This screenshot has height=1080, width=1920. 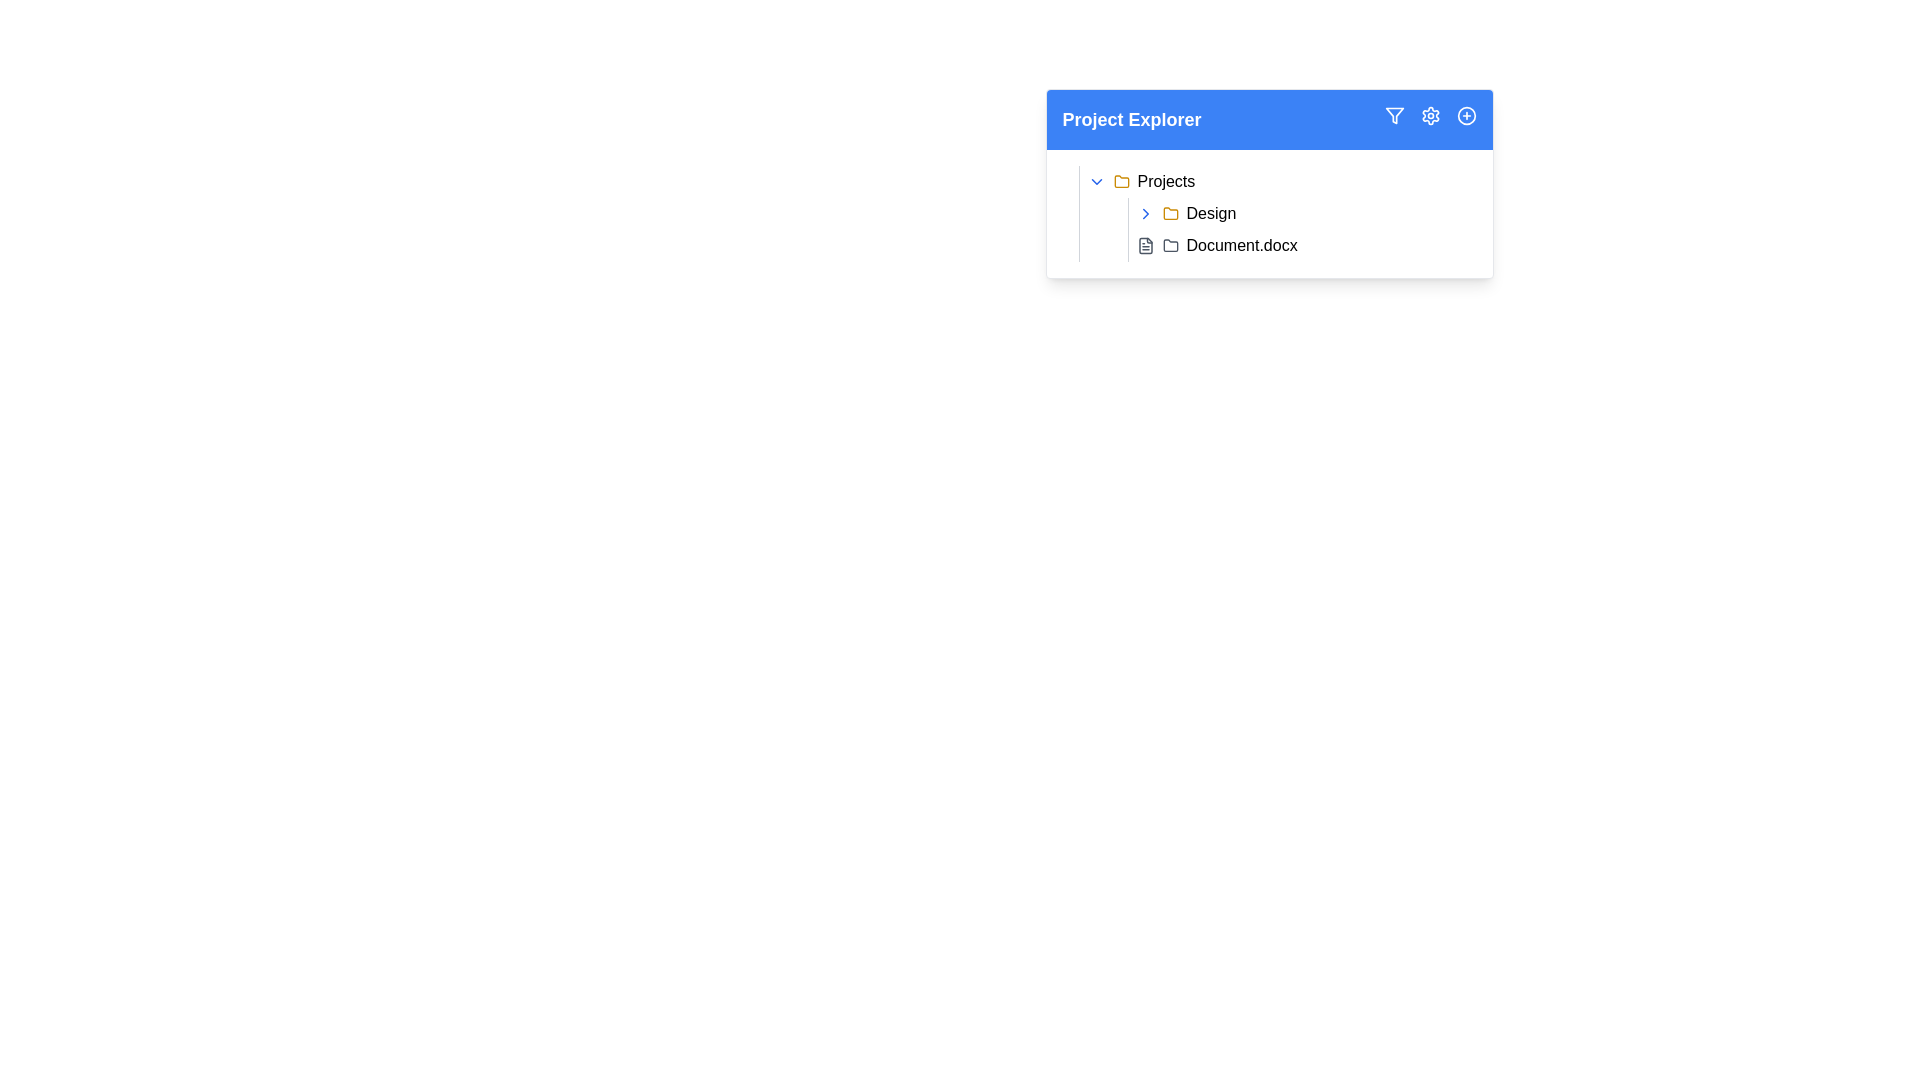 What do you see at coordinates (1268, 184) in the screenshot?
I see `the file in the hierarchical navigation pane` at bounding box center [1268, 184].